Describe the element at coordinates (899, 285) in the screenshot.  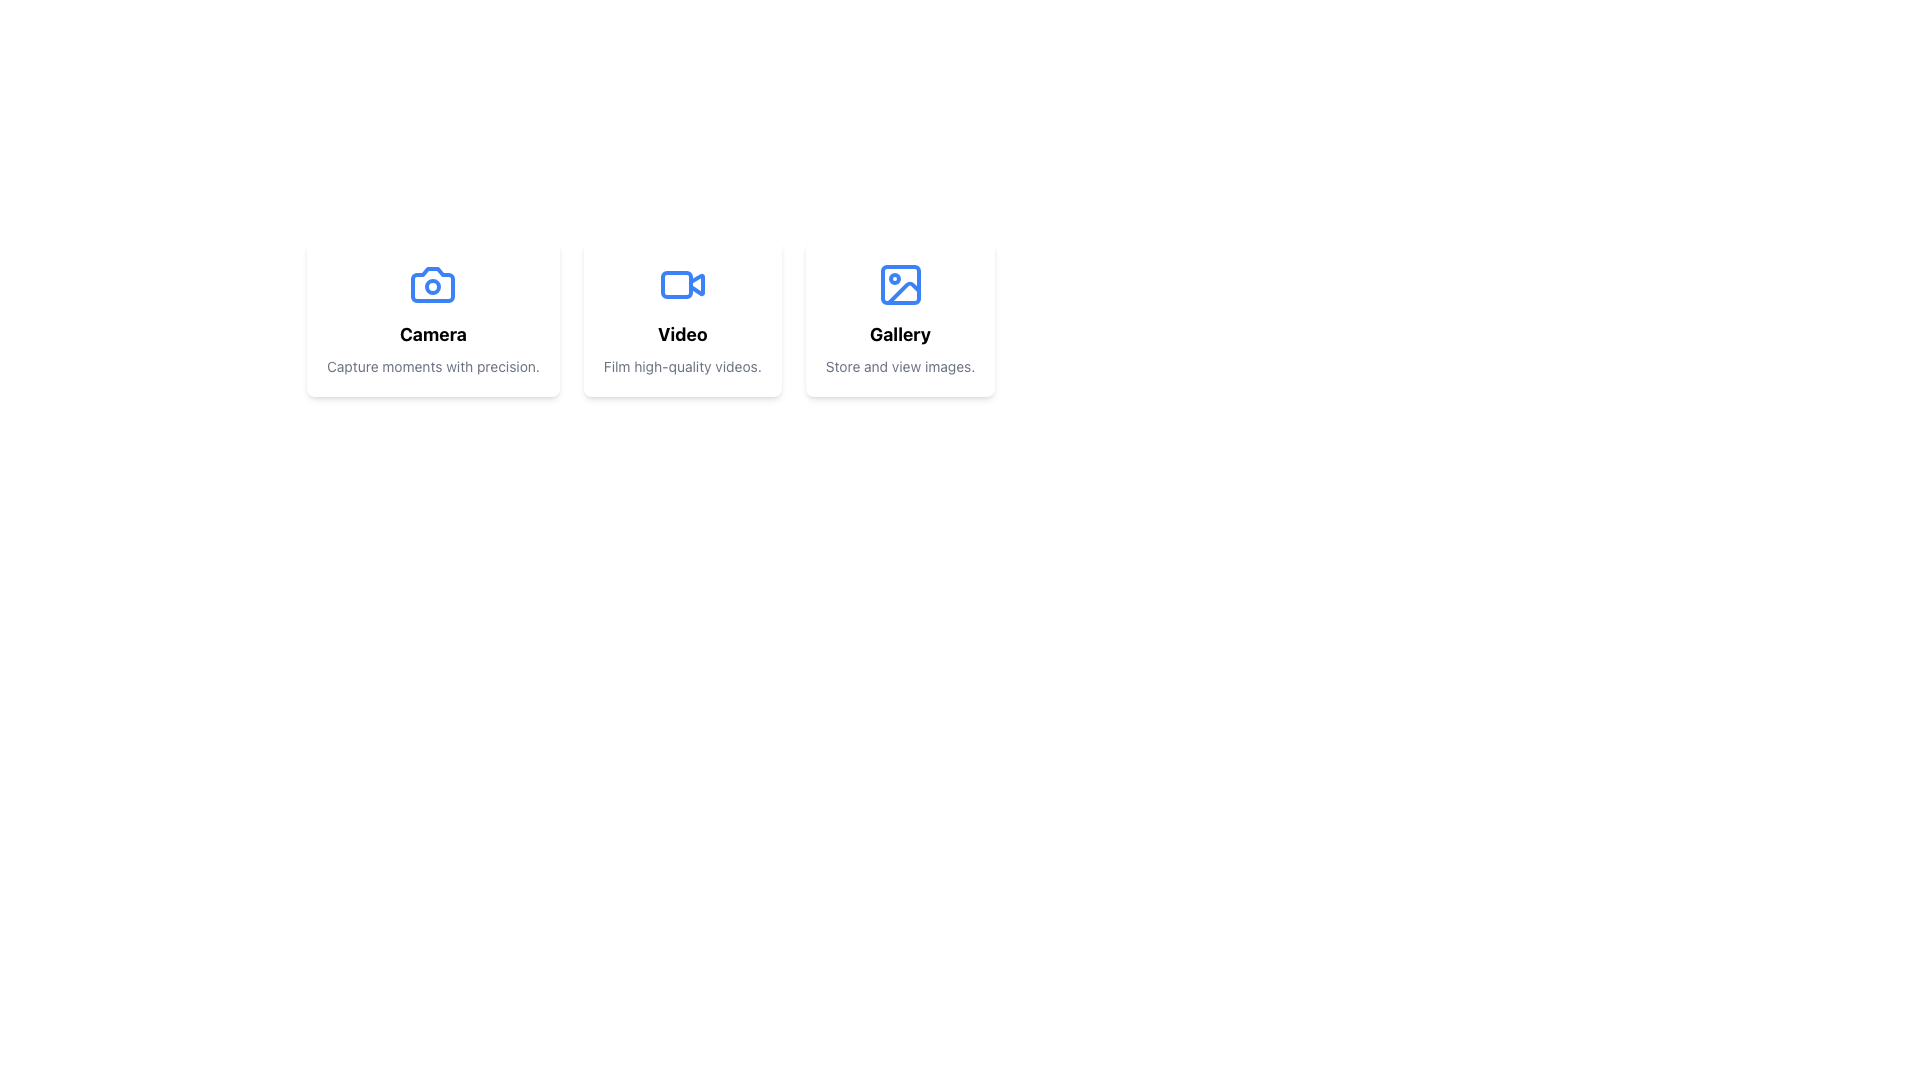
I see `the small rectangle with rounded corners located in the top-left corner of the stylized image icon associated with the third card titled 'Gallery'` at that location.